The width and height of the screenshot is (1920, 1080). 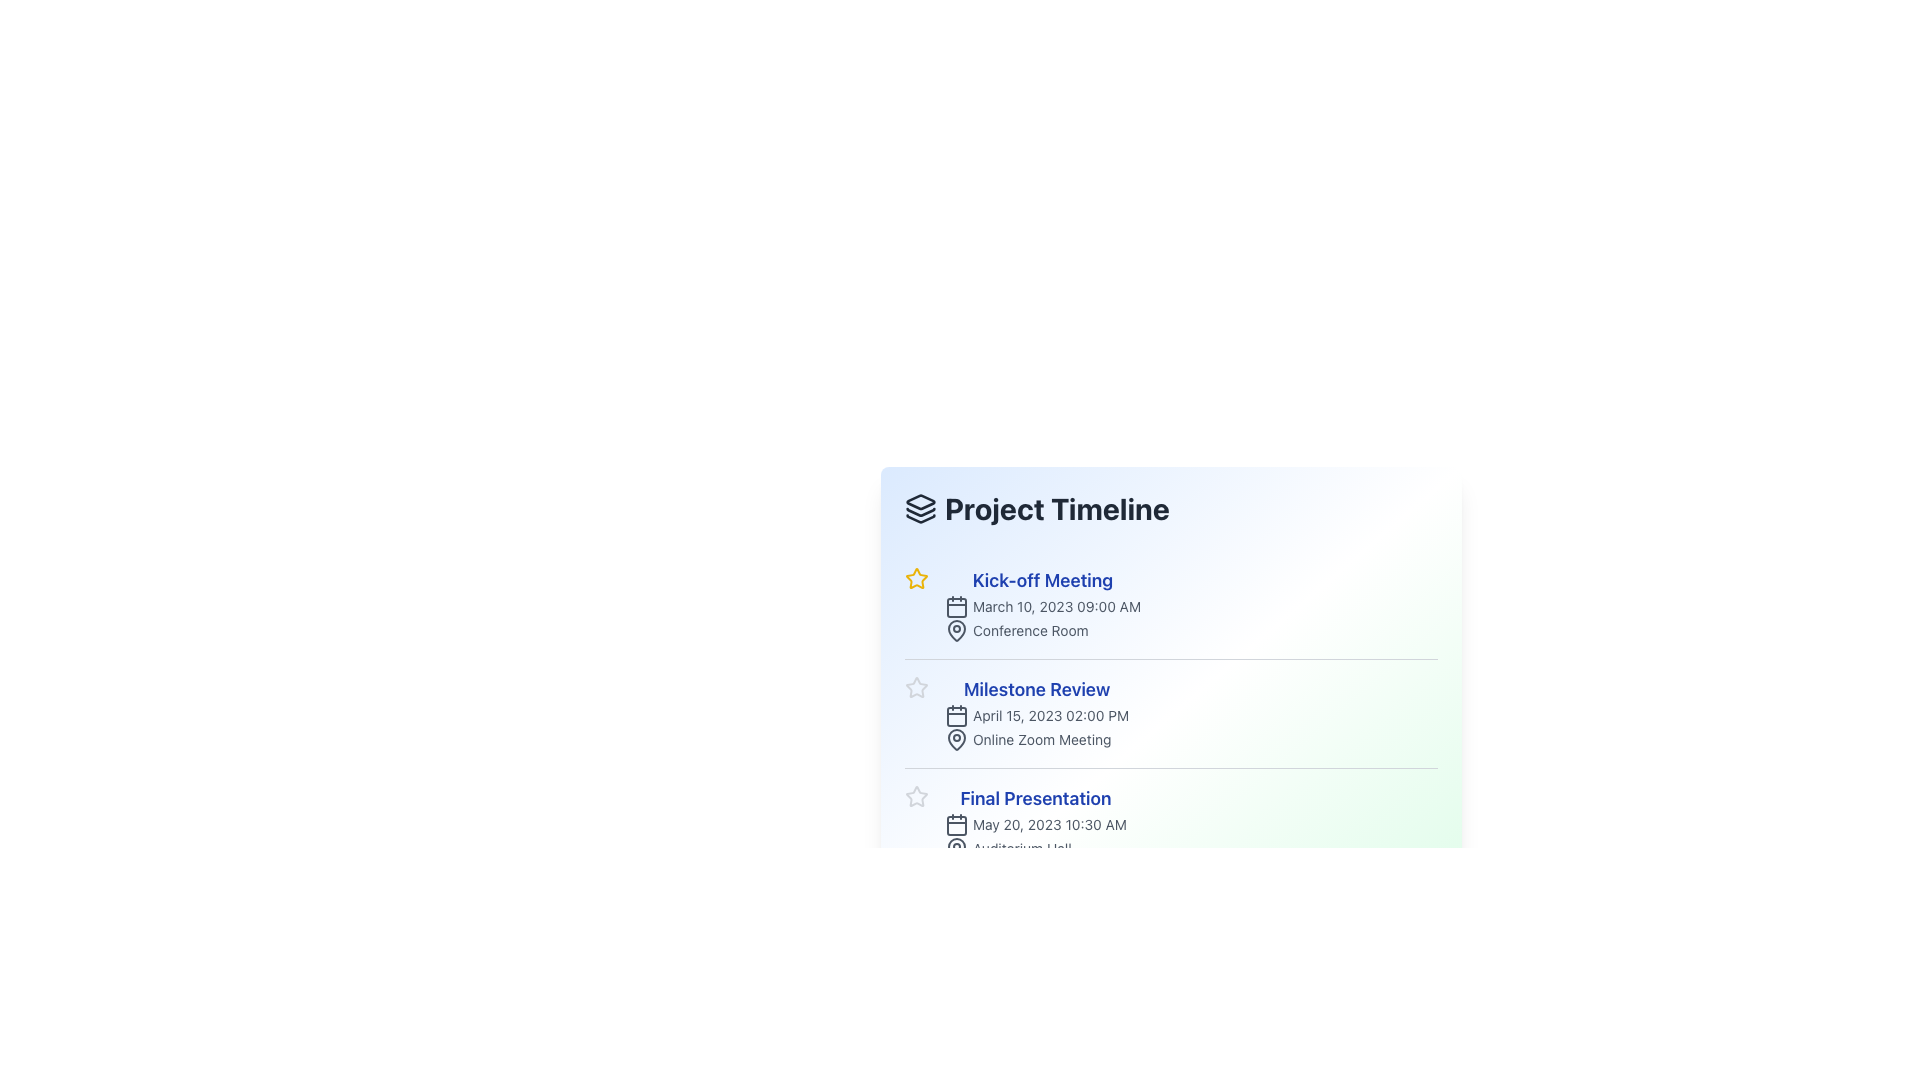 I want to click on the 'Kick-off Meeting' text element, which is styled in large bold blue font and located at the top of the 'Project Timeline' section, so click(x=1041, y=581).